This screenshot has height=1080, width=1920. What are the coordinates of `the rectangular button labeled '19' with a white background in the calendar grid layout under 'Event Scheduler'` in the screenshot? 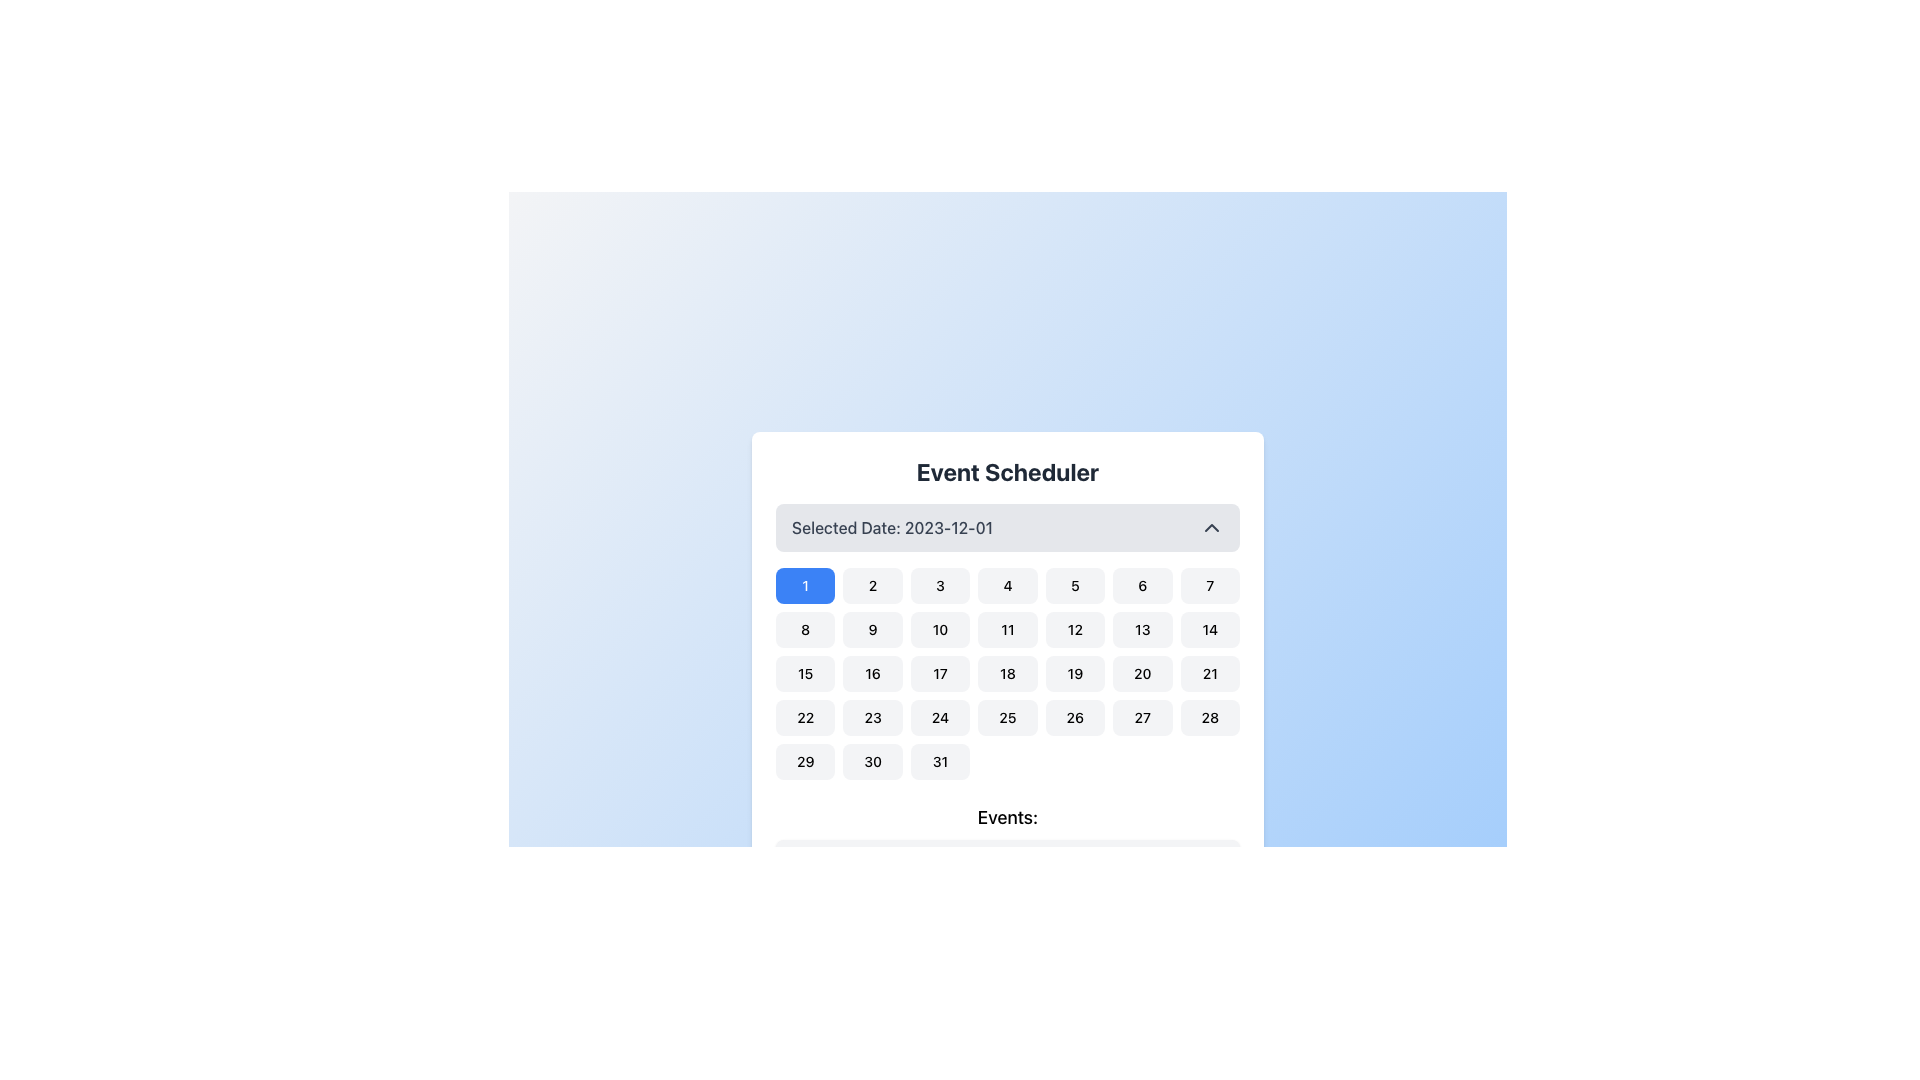 It's located at (1074, 674).